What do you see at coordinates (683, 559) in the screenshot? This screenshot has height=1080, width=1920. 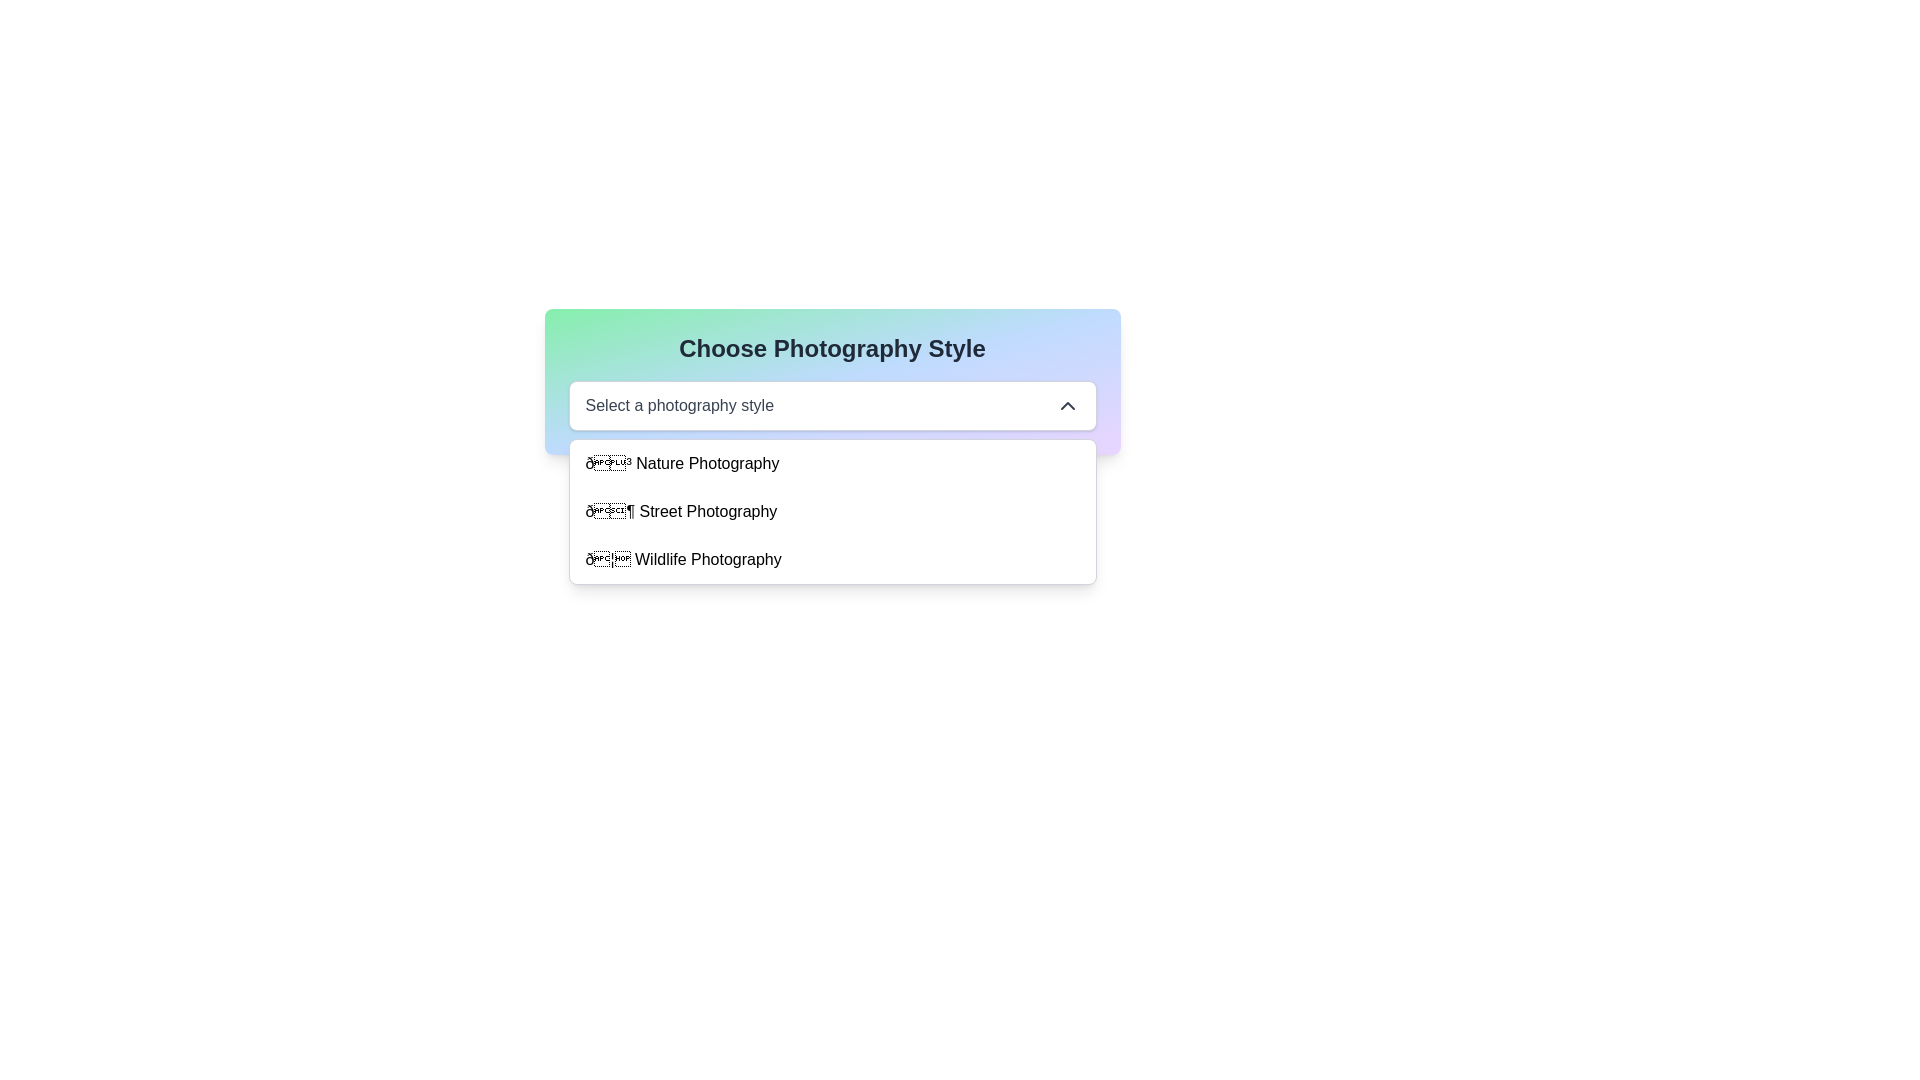 I see `the '🦁 Wildlife Photography' option in the dropdown menu` at bounding box center [683, 559].